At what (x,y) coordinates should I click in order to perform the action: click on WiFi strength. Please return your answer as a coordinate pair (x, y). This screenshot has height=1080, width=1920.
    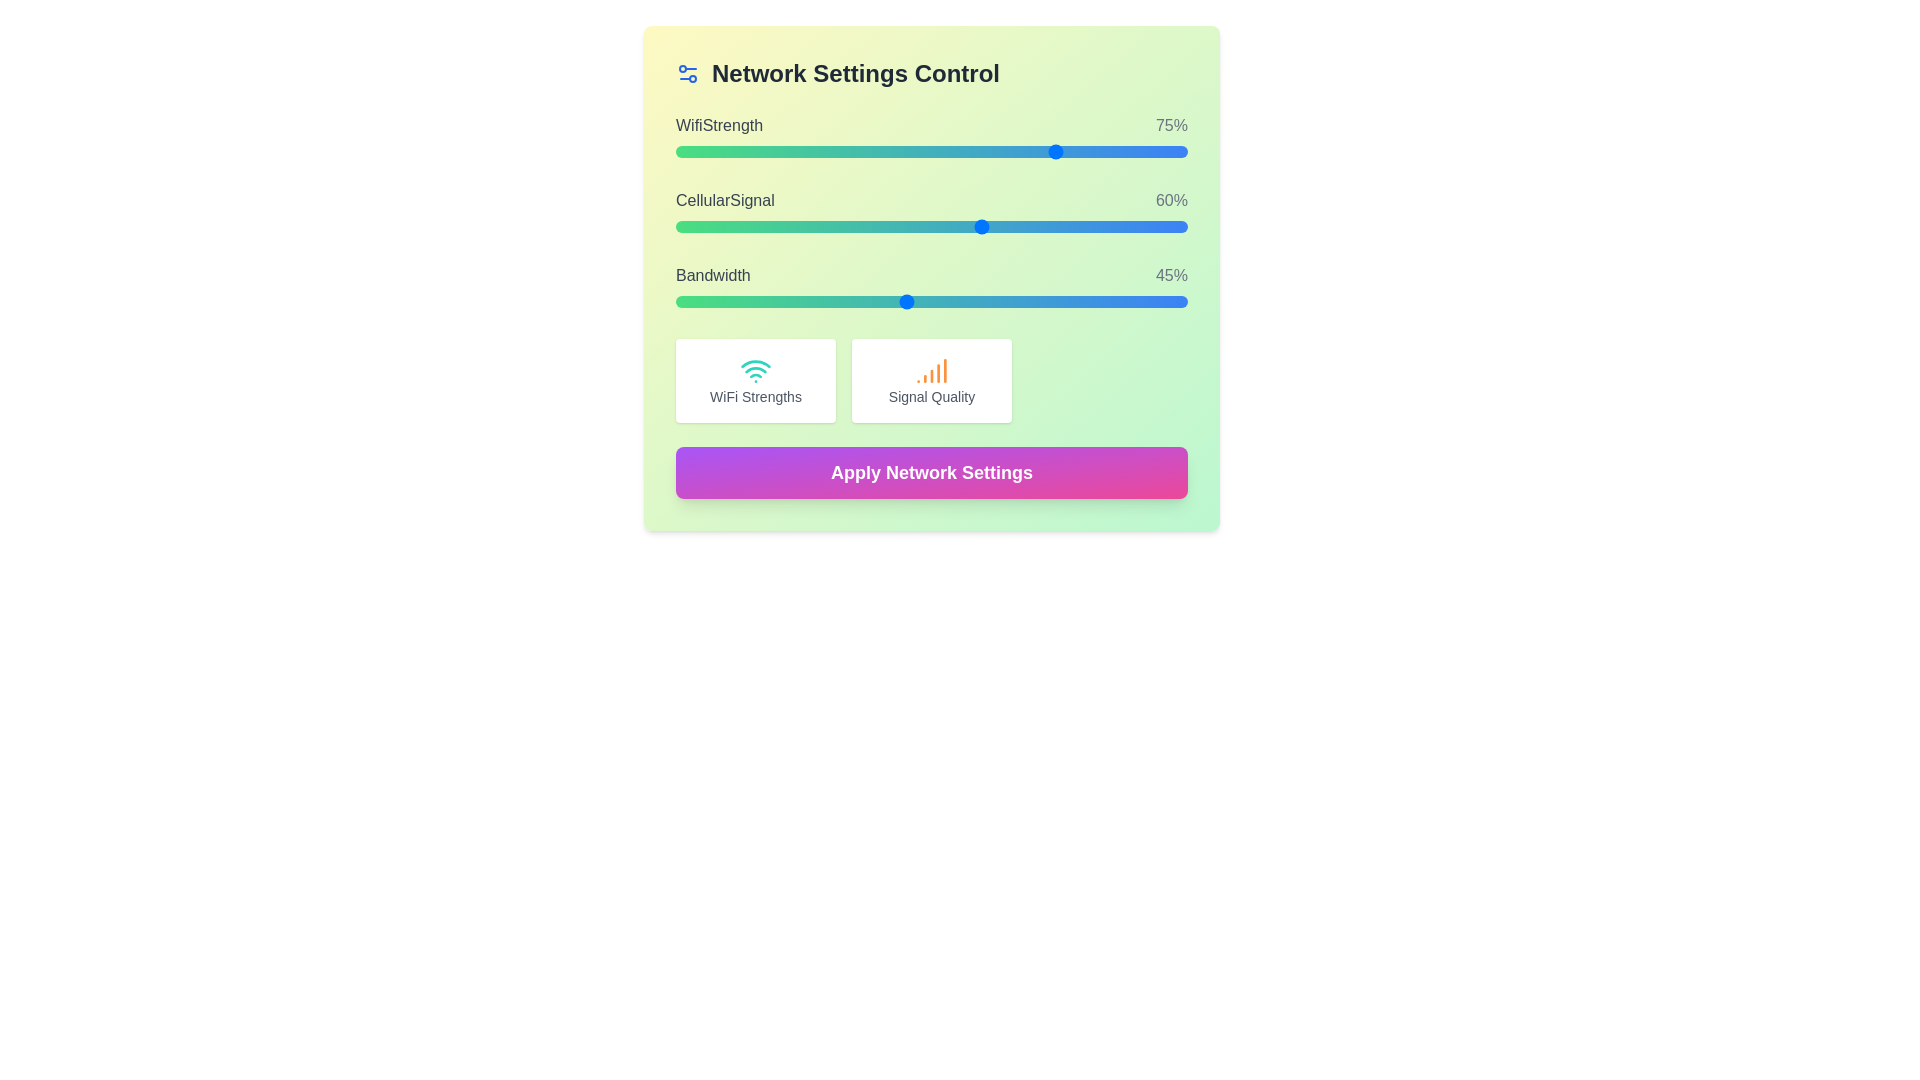
    Looking at the image, I should click on (1034, 150).